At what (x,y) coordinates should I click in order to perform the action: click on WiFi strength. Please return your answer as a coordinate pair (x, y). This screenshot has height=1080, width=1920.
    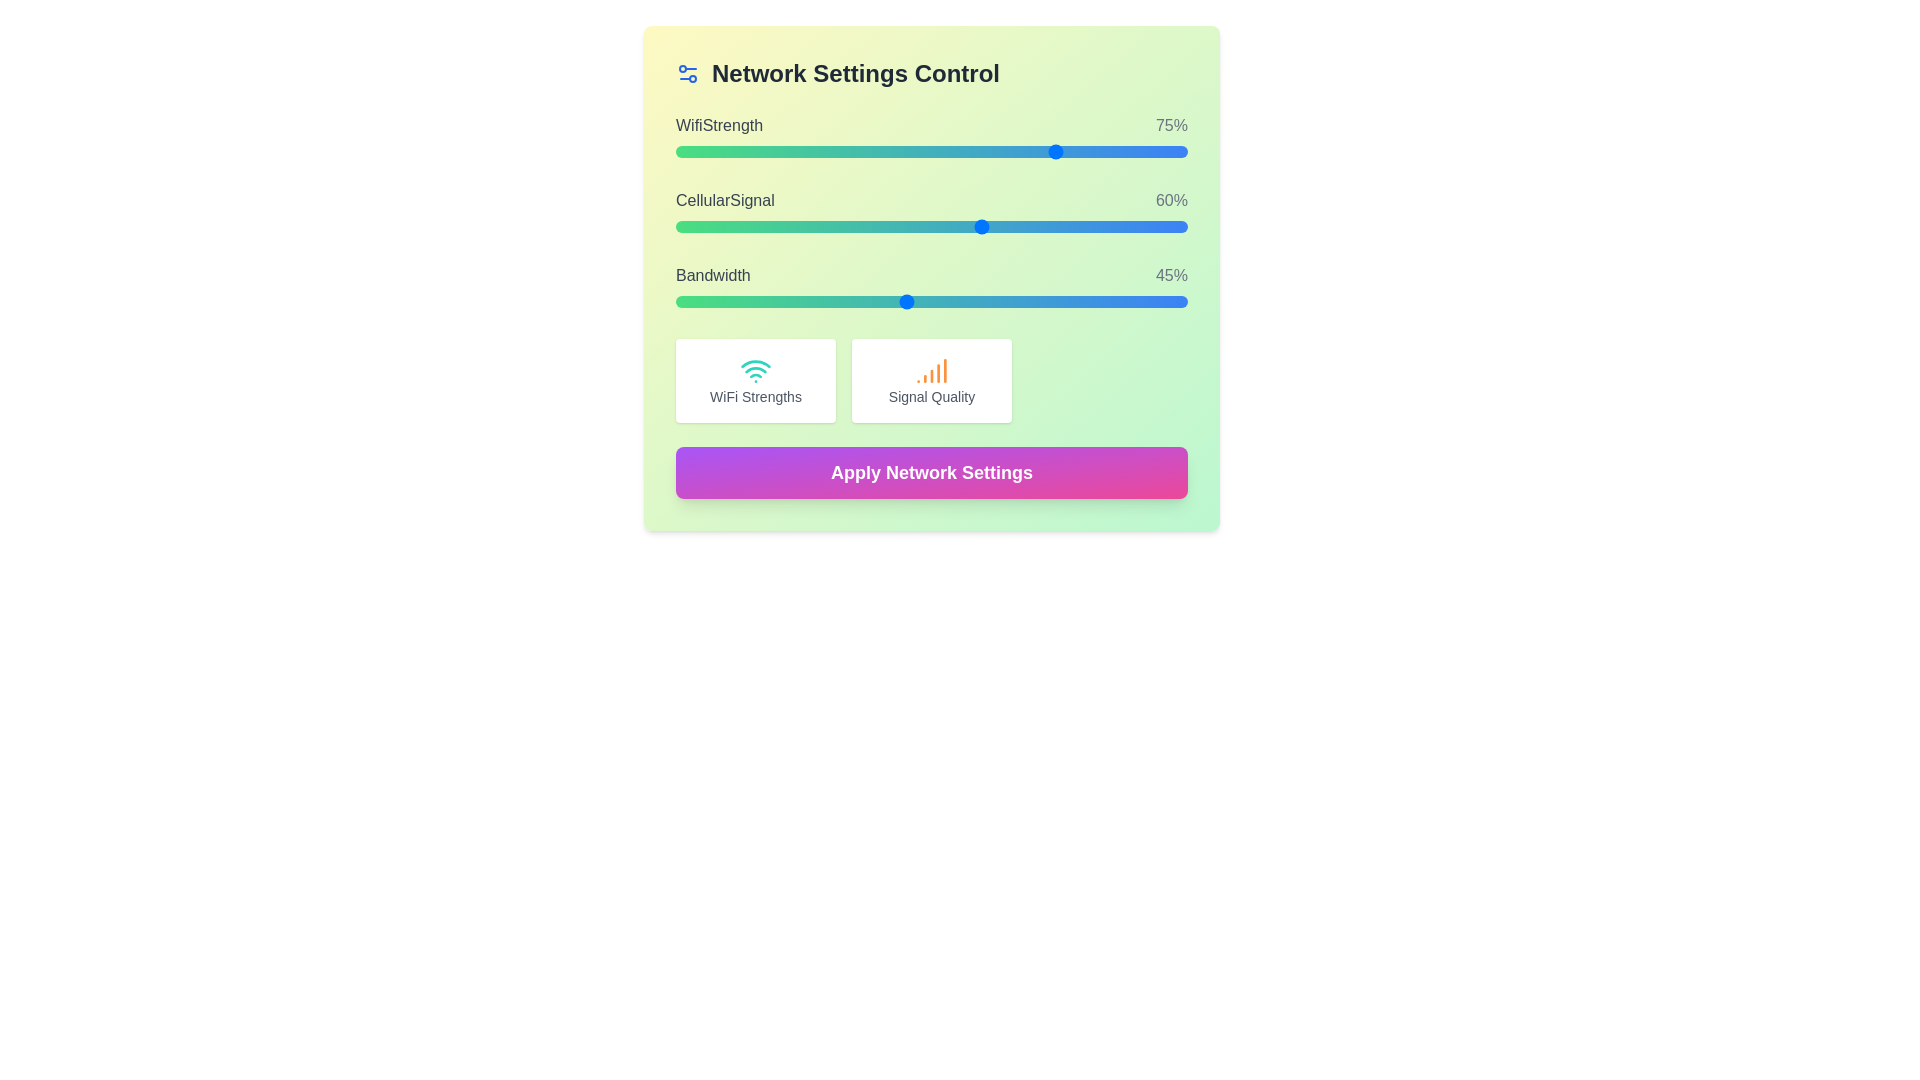
    Looking at the image, I should click on (1034, 150).